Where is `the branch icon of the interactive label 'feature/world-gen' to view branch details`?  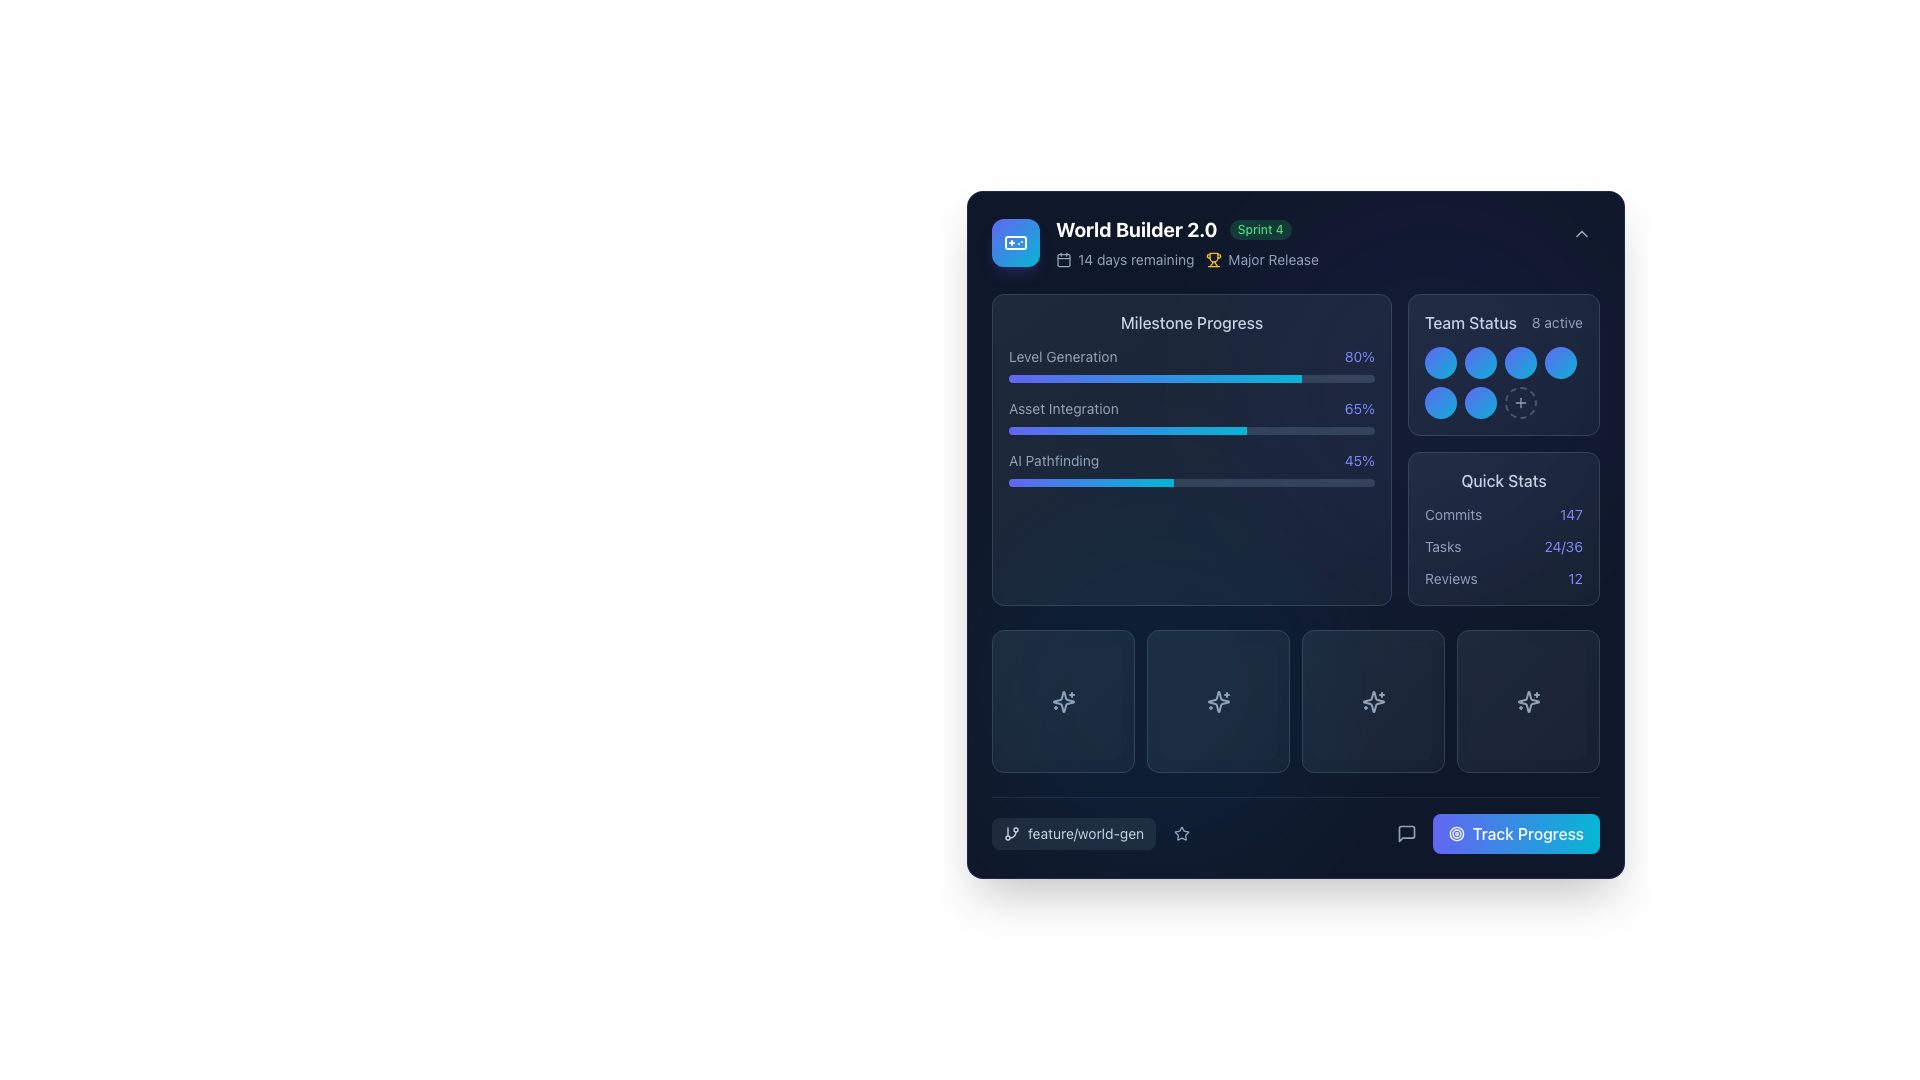 the branch icon of the interactive label 'feature/world-gen' to view branch details is located at coordinates (1093, 833).